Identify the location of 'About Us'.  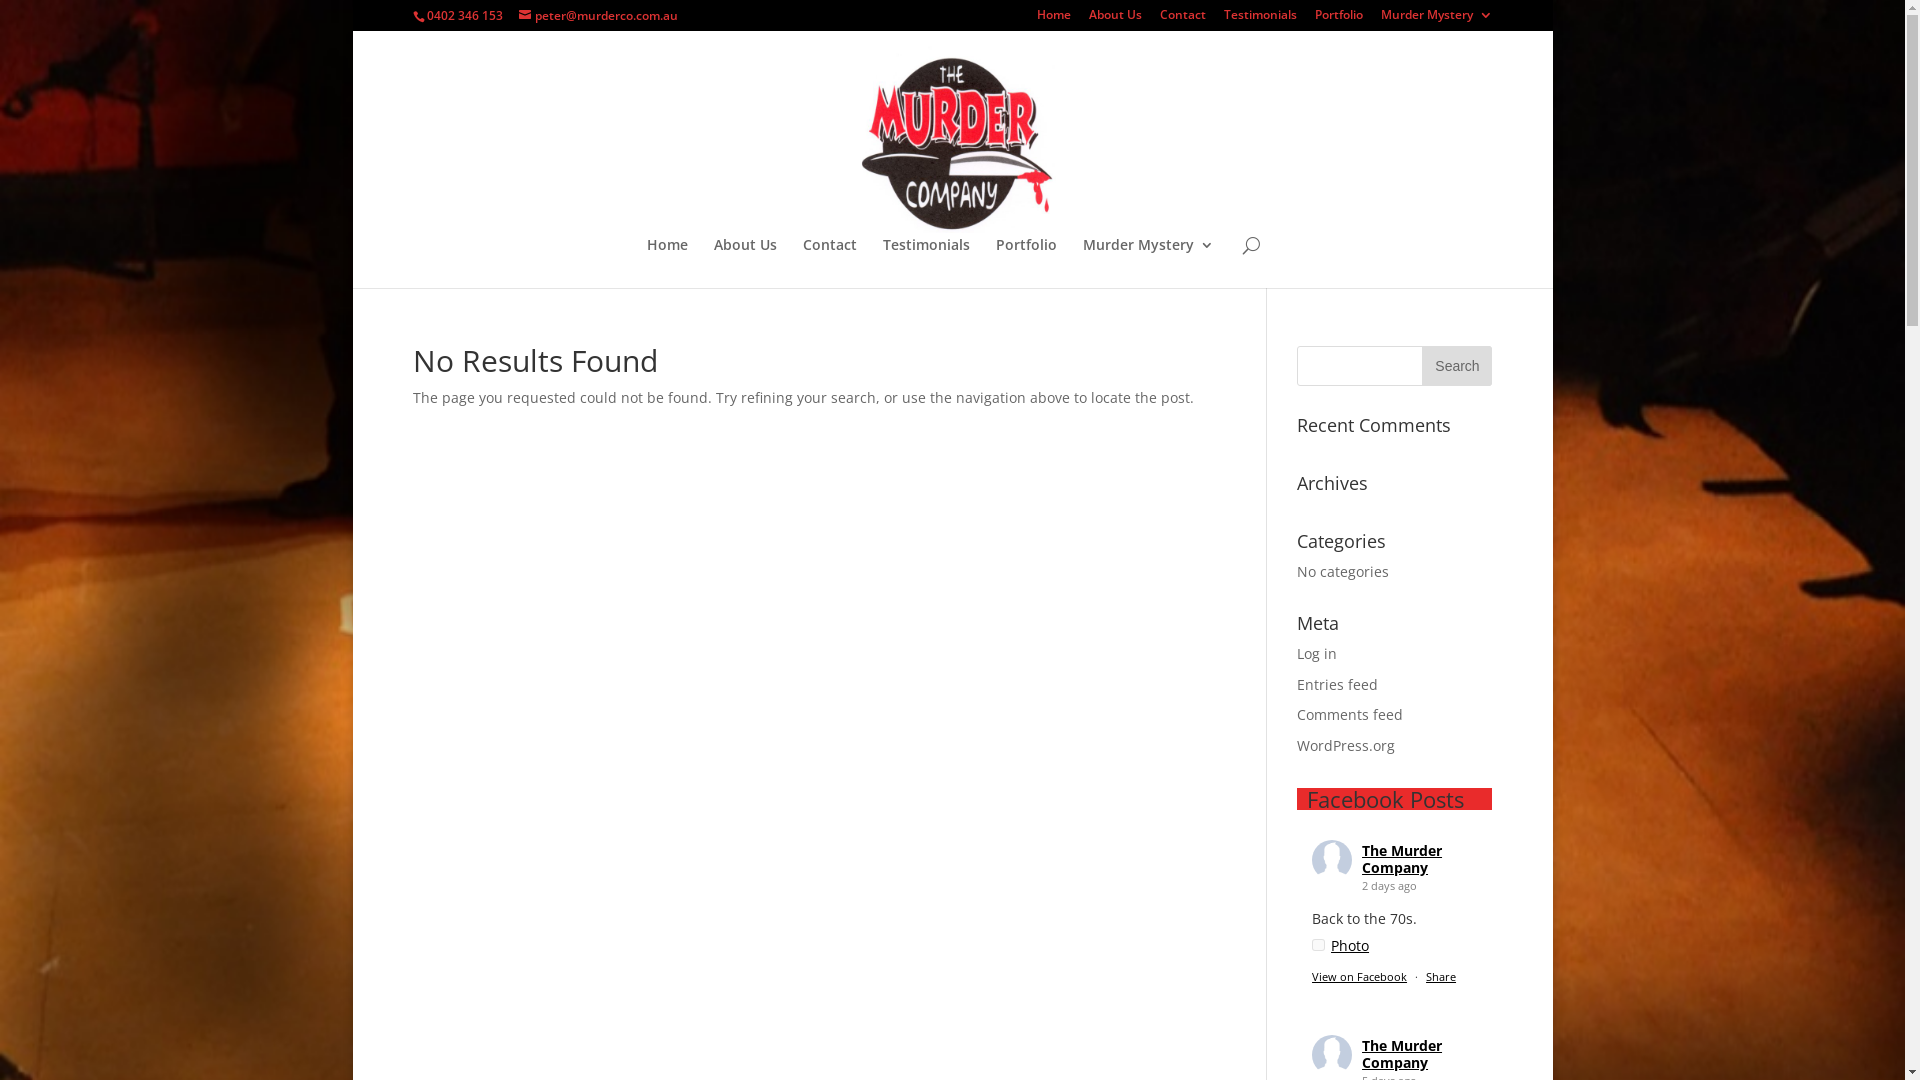
(1113, 19).